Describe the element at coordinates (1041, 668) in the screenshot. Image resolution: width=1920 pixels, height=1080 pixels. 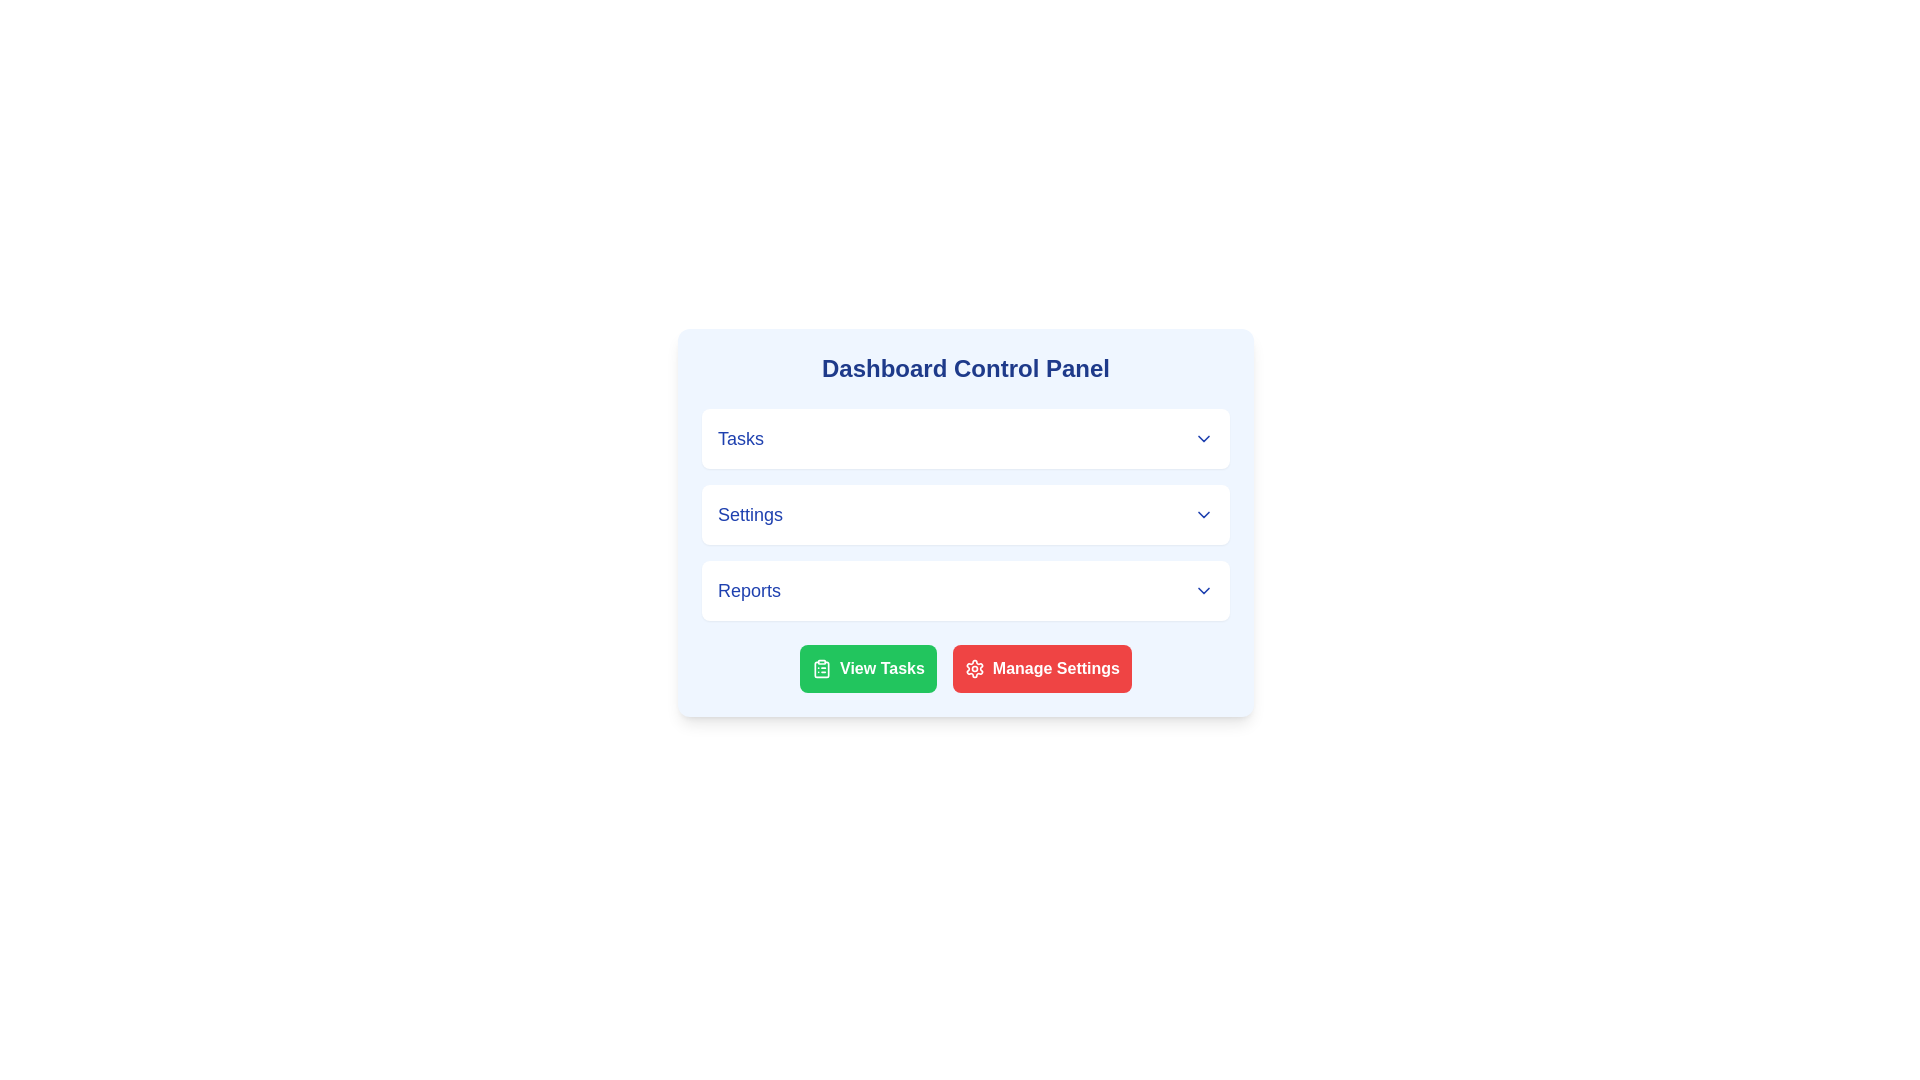
I see `the rounded rectangular button with a red background and white text reading 'Manage Settings' to manage settings` at that location.